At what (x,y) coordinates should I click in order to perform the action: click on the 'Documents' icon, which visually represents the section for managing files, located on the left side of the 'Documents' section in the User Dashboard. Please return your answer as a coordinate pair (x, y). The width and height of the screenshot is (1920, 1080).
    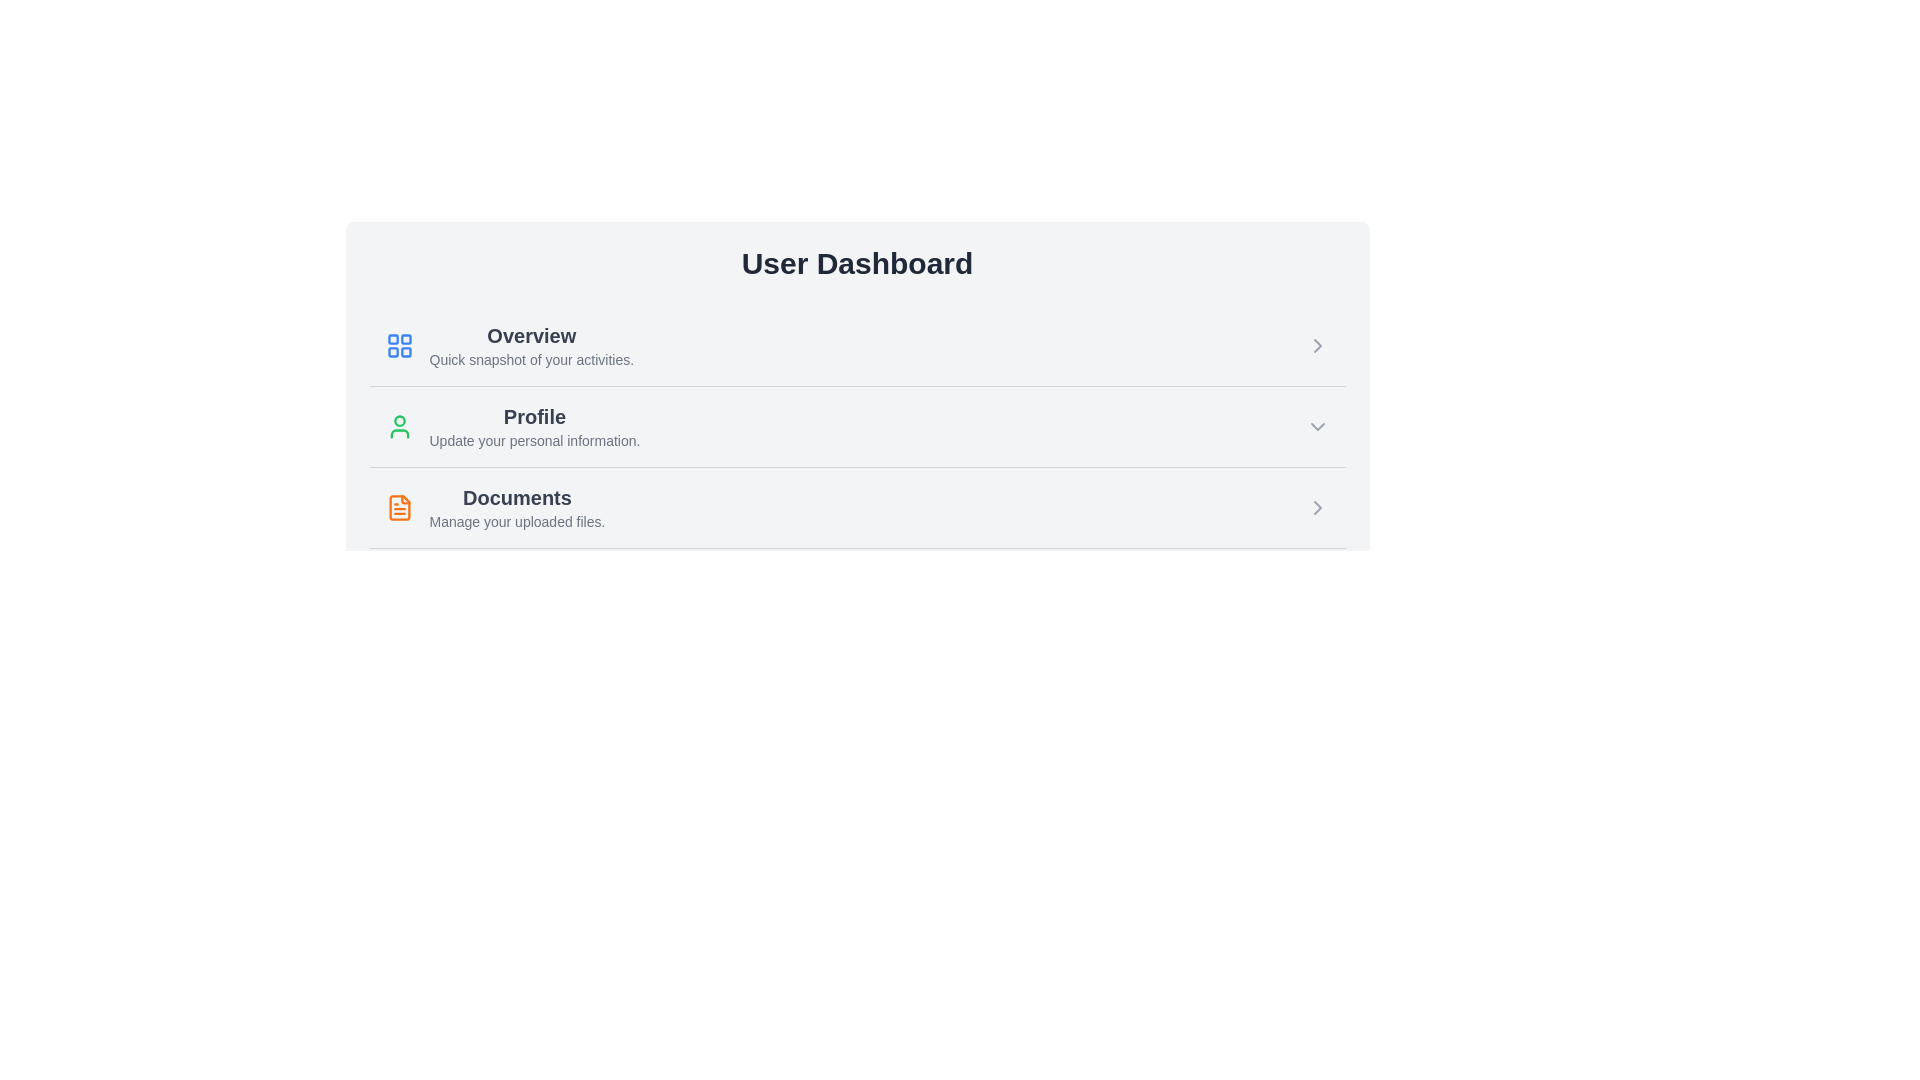
    Looking at the image, I should click on (399, 507).